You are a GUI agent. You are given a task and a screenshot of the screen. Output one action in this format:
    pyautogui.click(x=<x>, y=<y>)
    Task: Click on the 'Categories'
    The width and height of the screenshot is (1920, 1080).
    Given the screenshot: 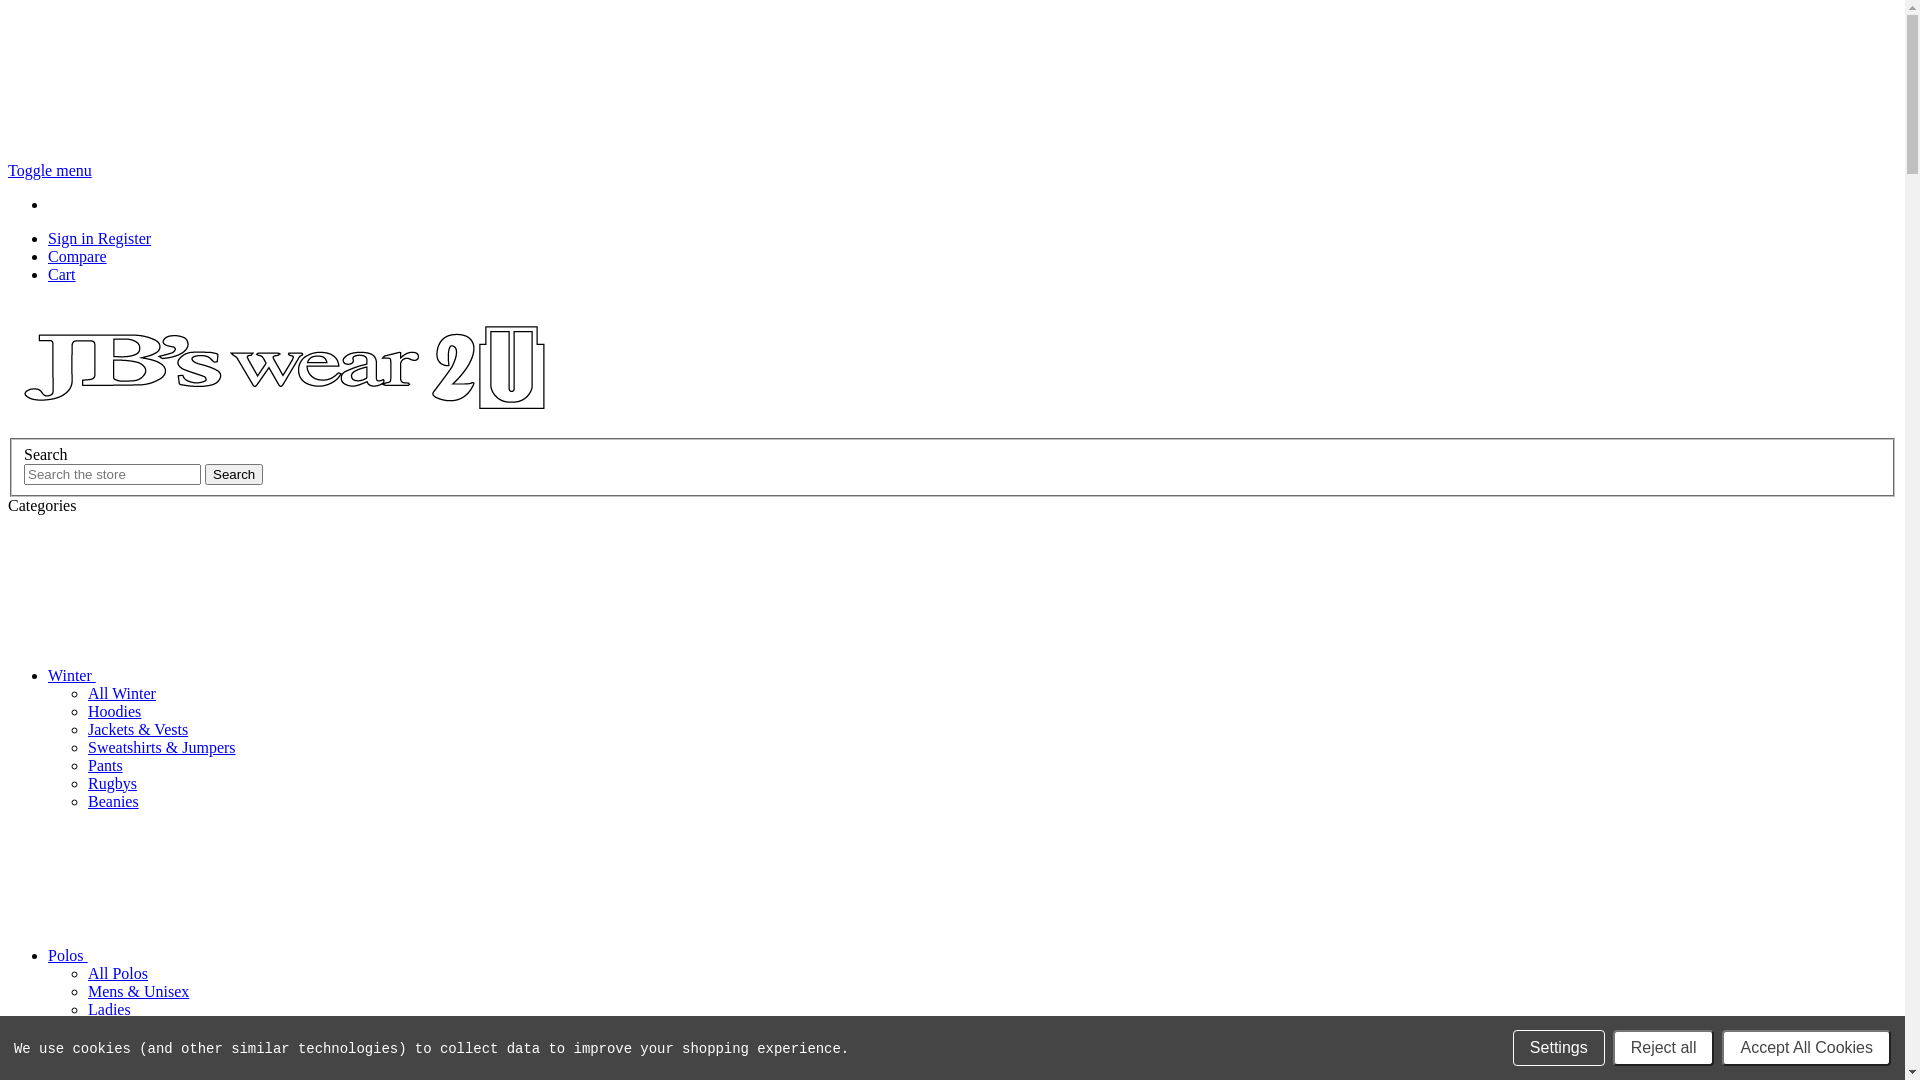 What is the action you would take?
    pyautogui.click(x=42, y=504)
    